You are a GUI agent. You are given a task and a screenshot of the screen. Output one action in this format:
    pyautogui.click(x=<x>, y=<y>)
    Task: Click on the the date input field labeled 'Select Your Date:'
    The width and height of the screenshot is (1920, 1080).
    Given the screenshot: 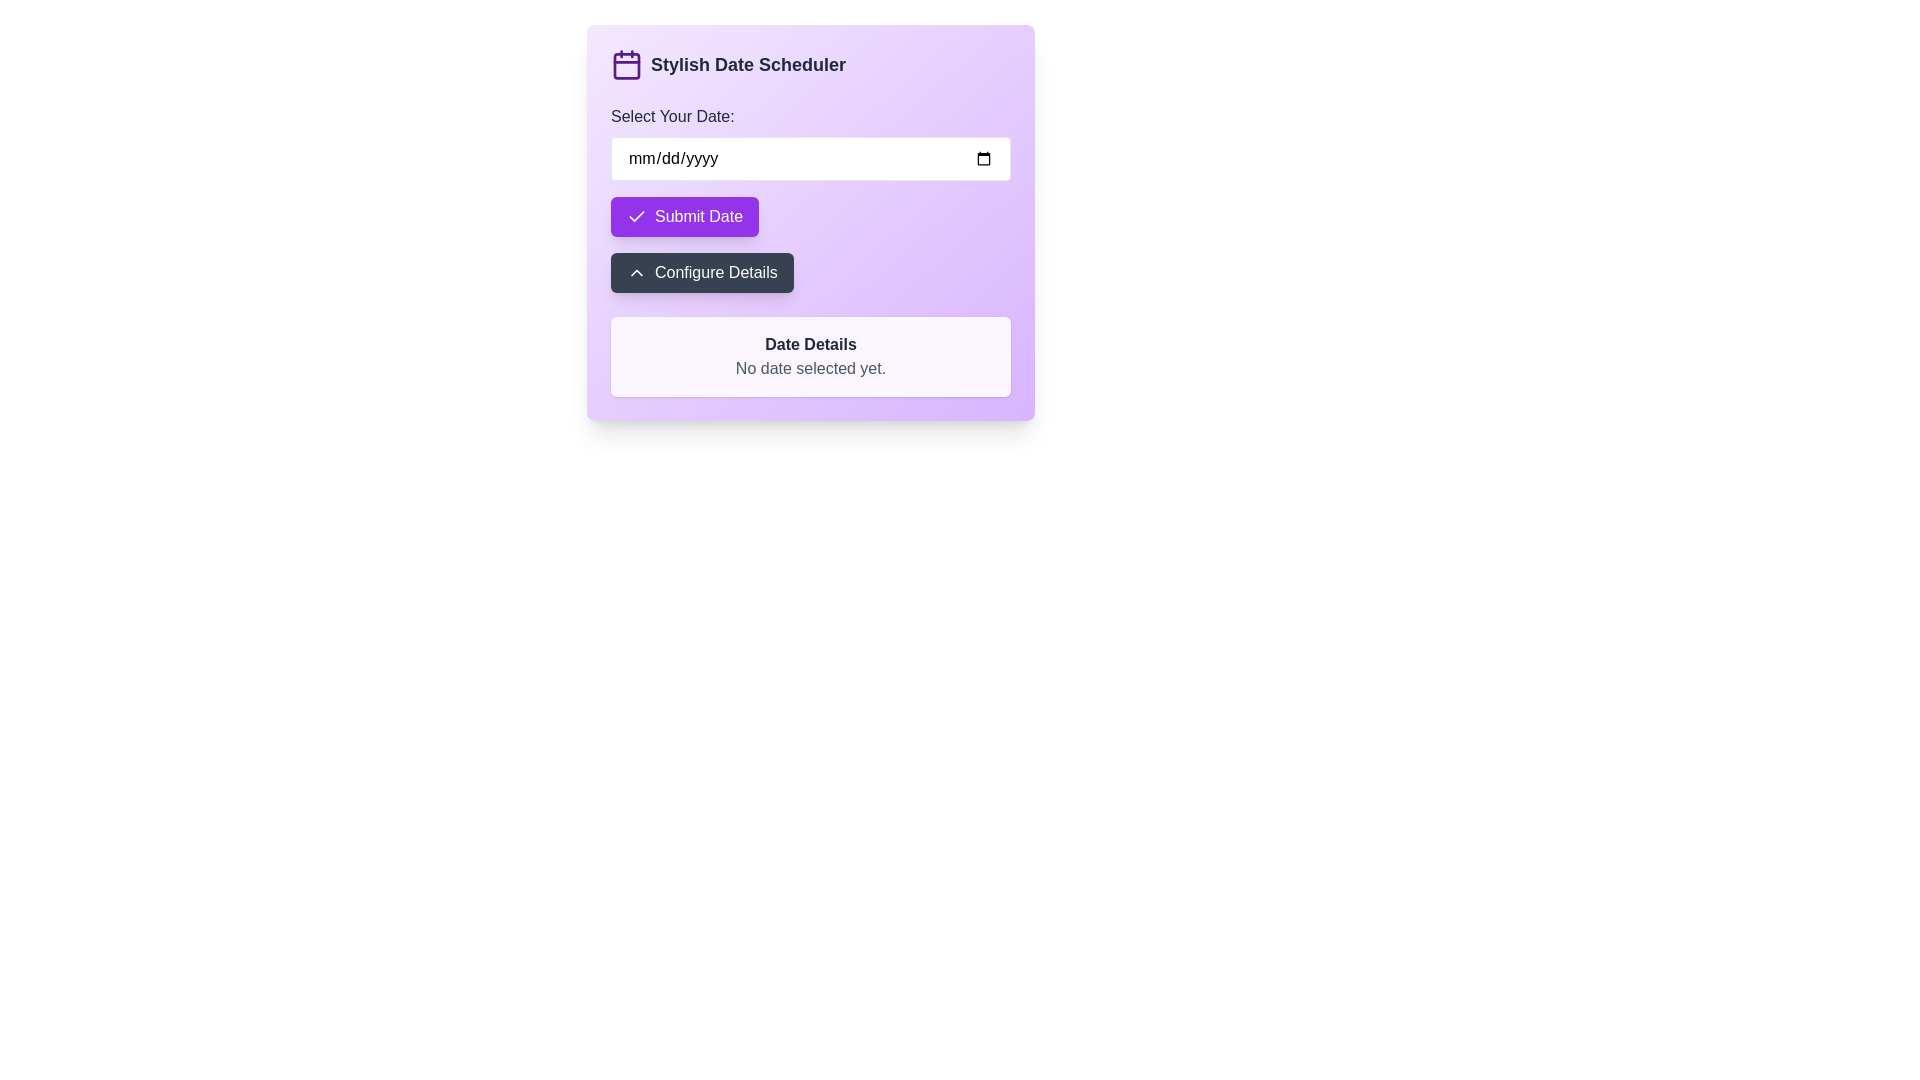 What is the action you would take?
    pyautogui.click(x=811, y=141)
    